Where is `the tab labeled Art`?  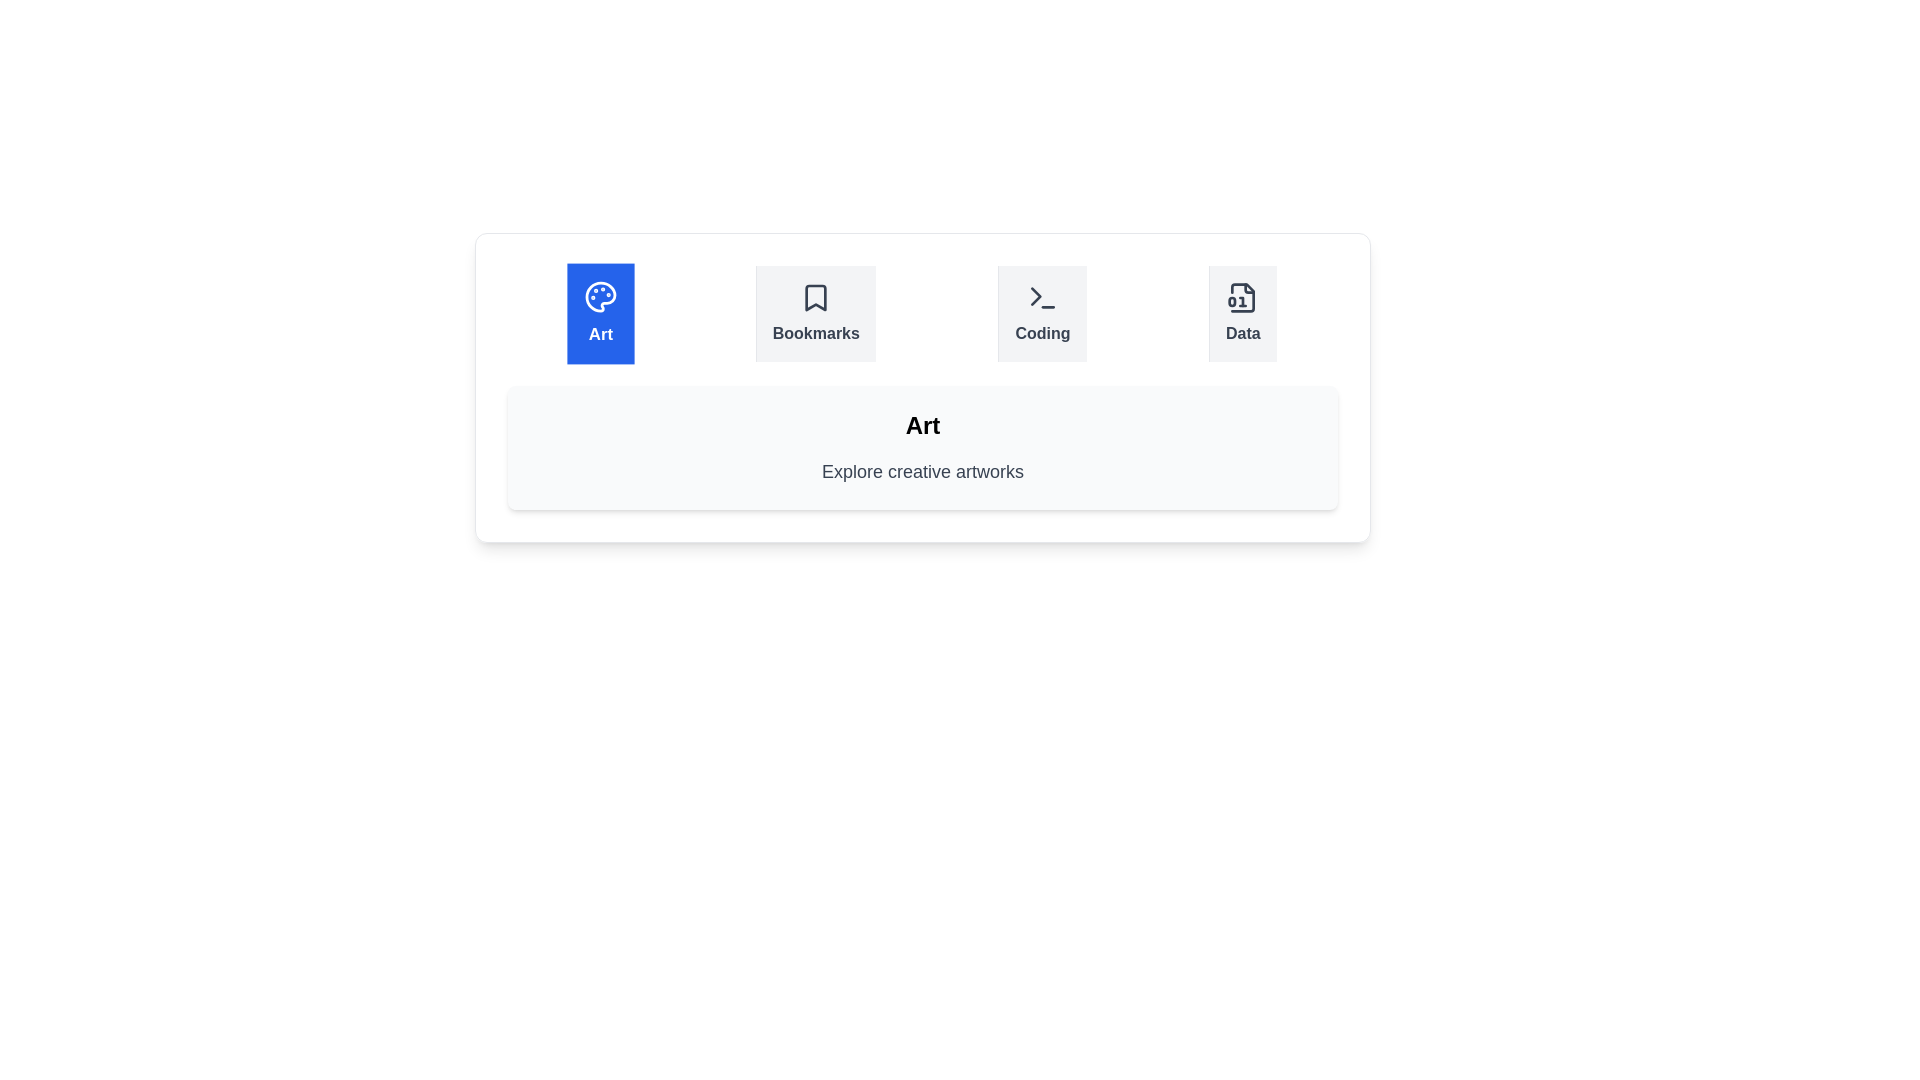
the tab labeled Art is located at coordinates (599, 313).